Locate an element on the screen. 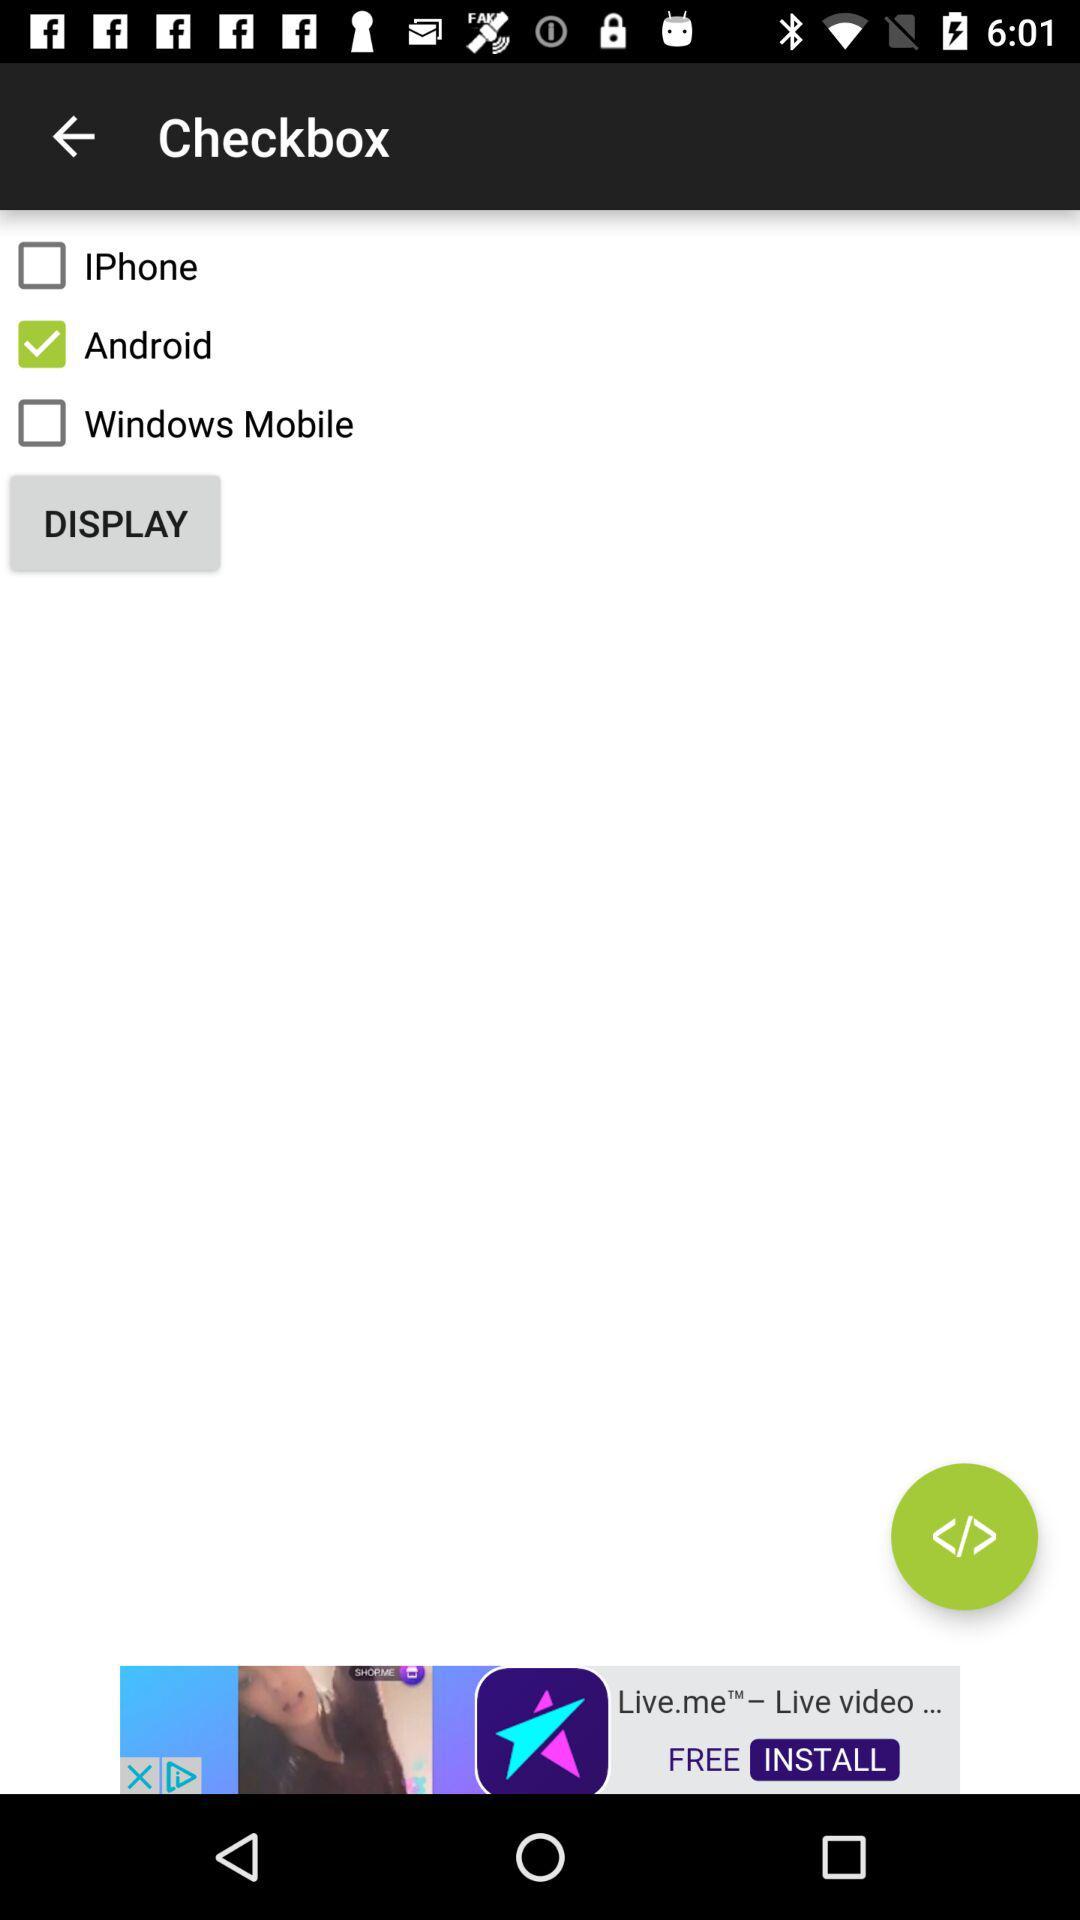 This screenshot has width=1080, height=1920. this advertisement is located at coordinates (540, 1727).